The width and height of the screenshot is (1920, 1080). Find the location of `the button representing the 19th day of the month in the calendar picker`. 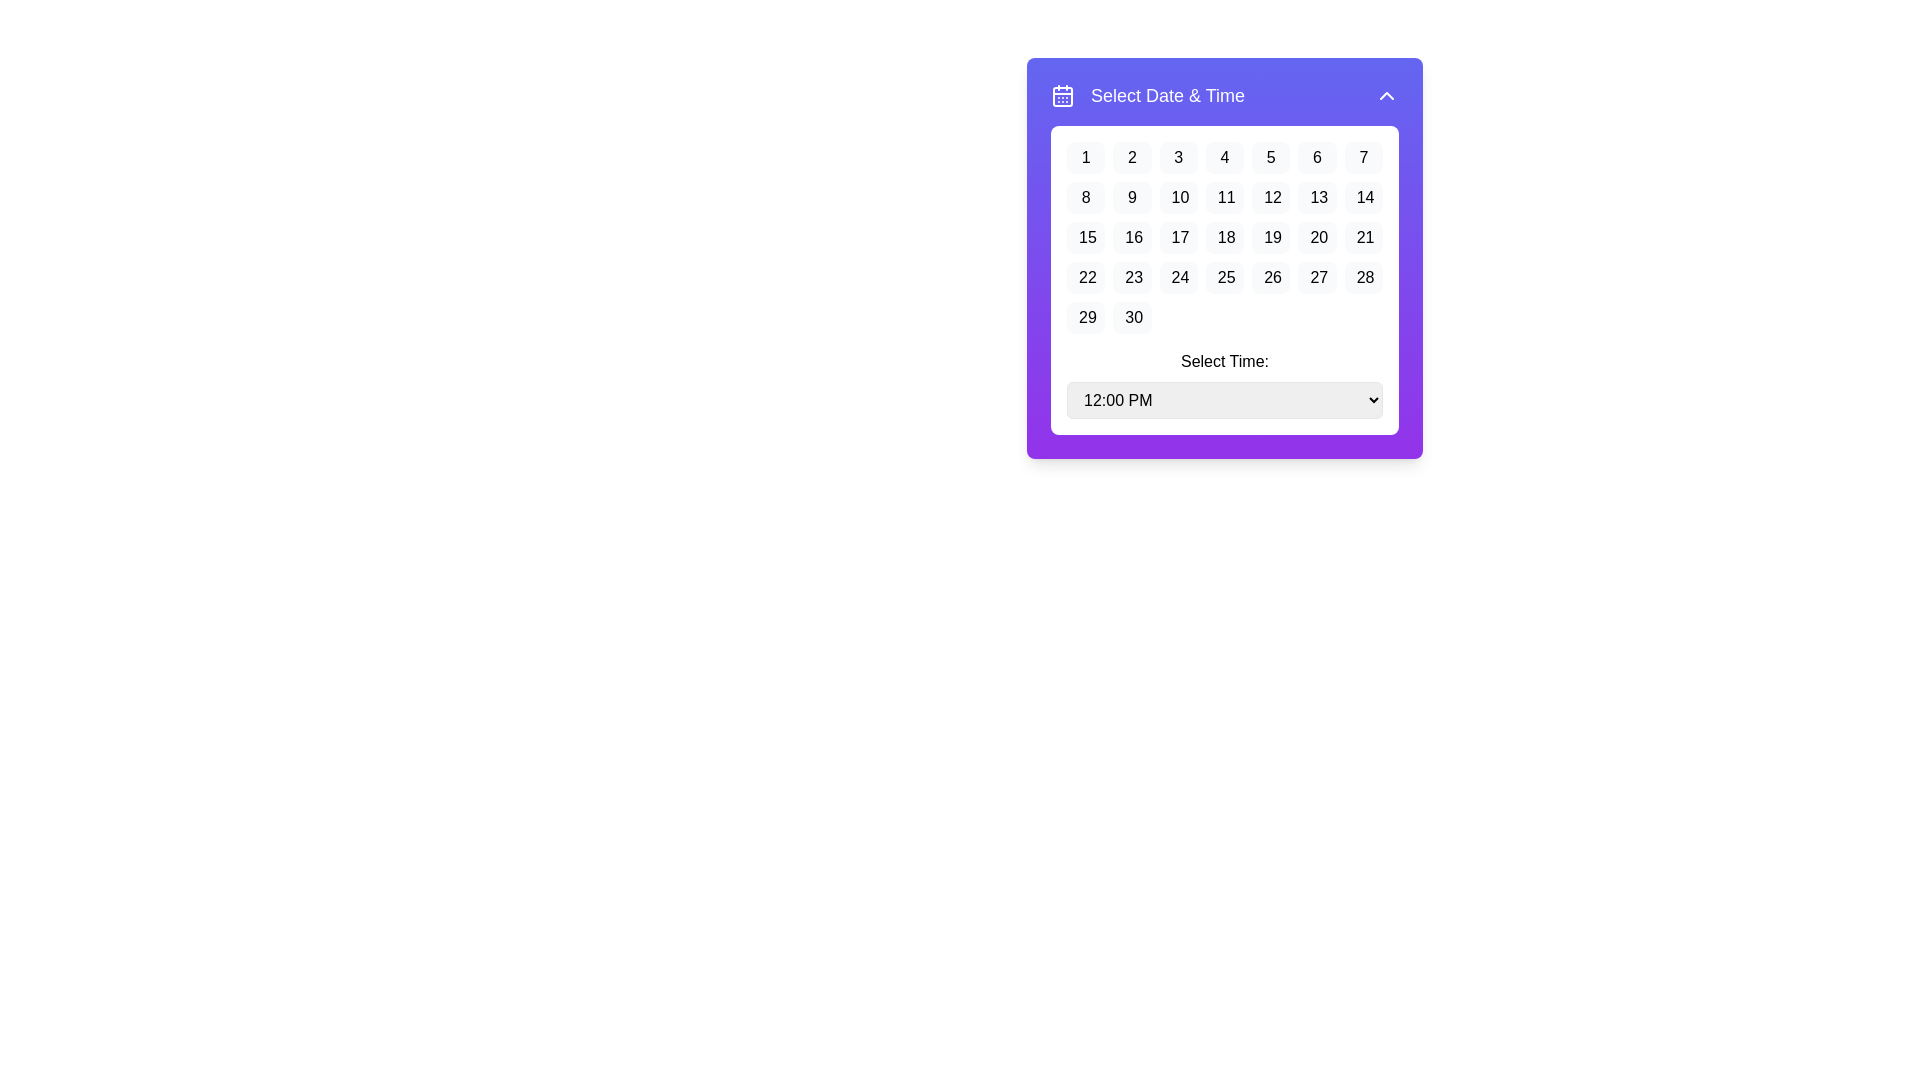

the button representing the 19th day of the month in the calendar picker is located at coordinates (1270, 237).